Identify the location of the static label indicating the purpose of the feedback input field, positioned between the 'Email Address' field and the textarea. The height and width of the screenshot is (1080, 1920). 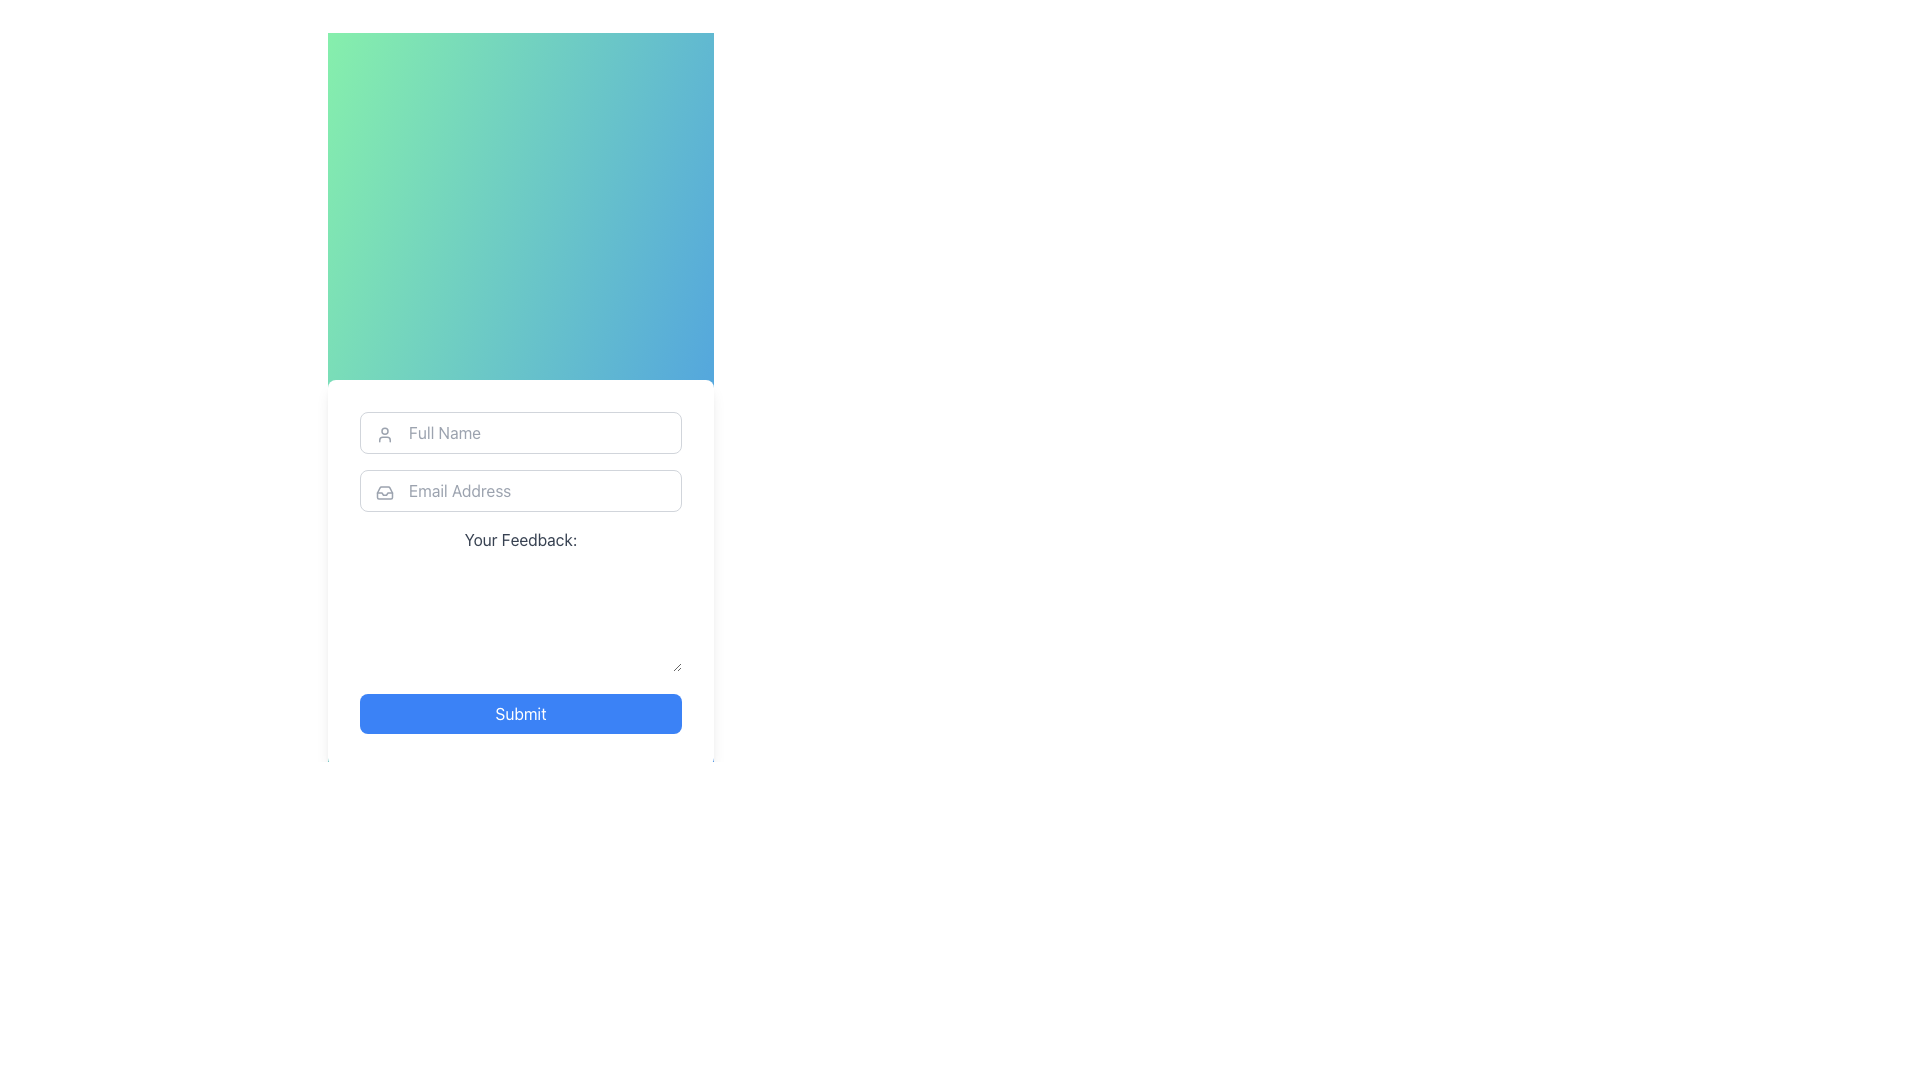
(521, 540).